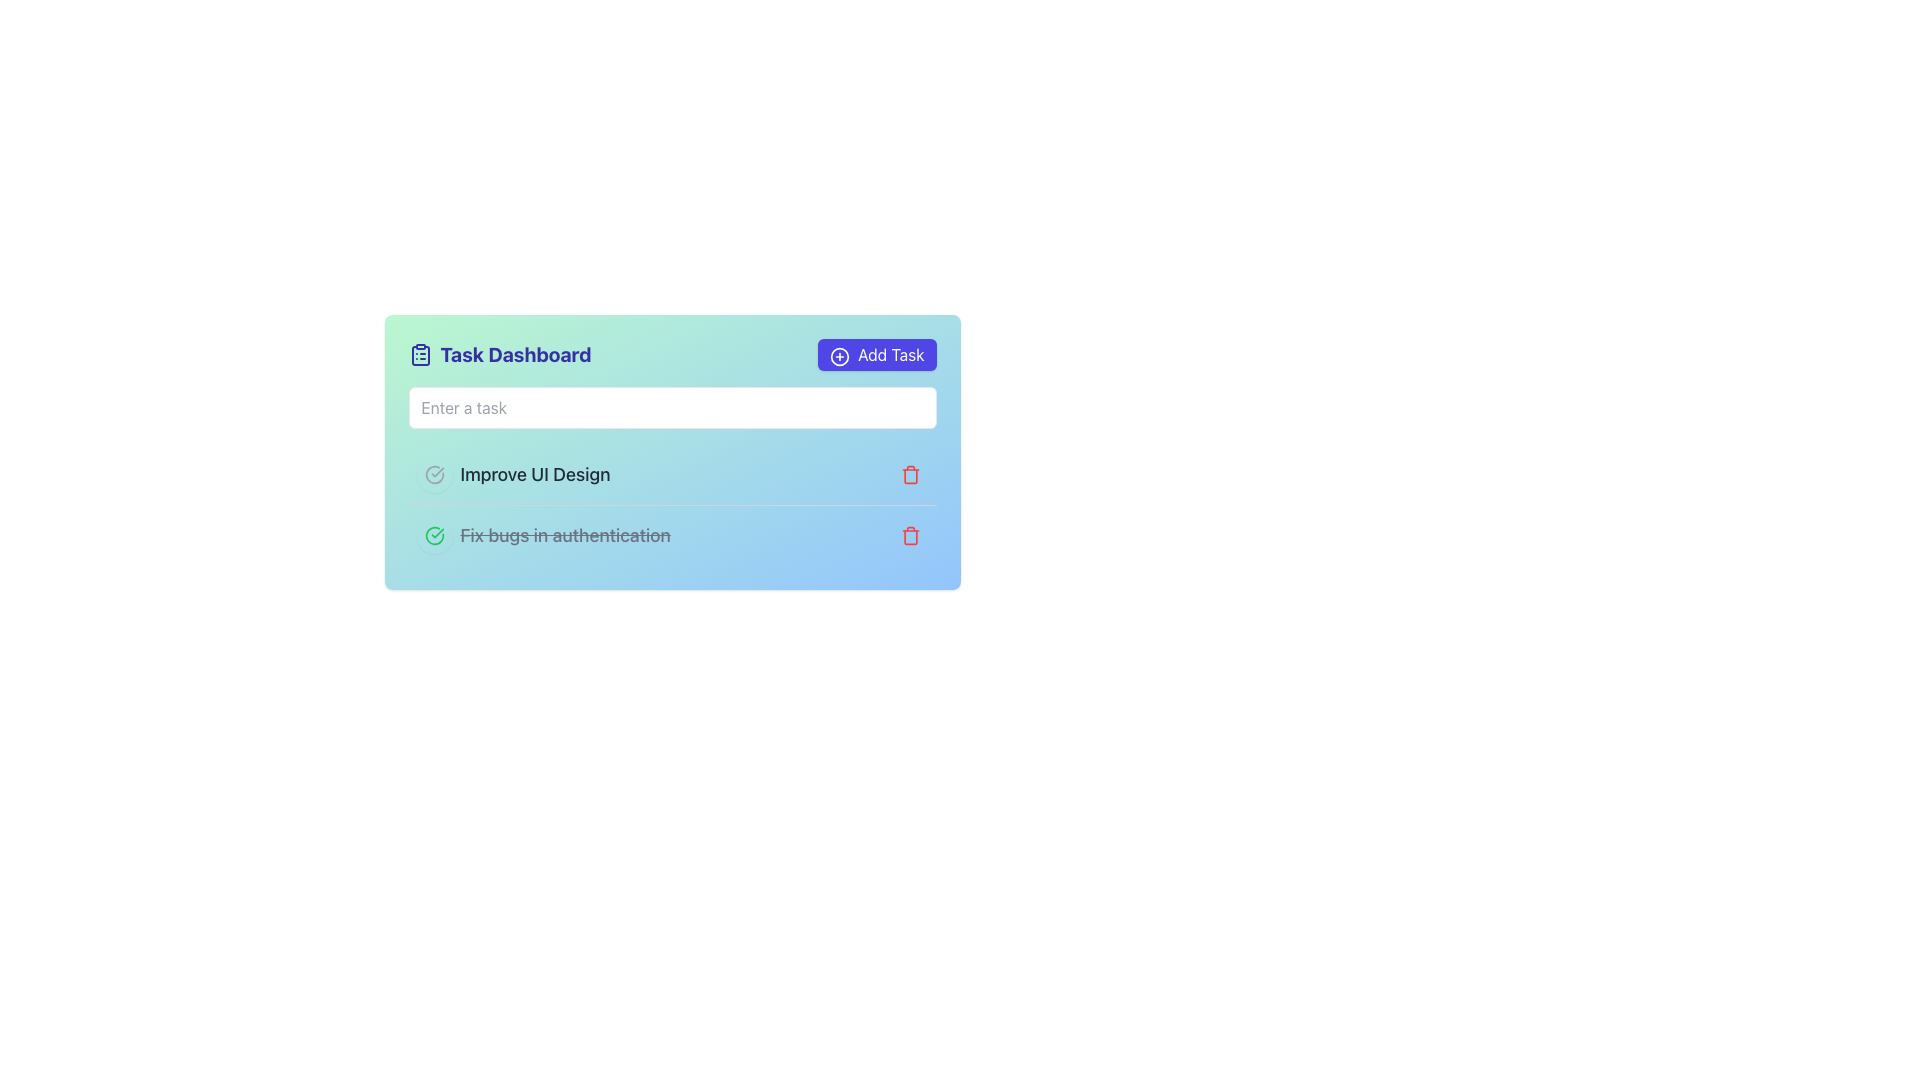  What do you see at coordinates (513, 474) in the screenshot?
I see `the Task item label displaying 'Improve UI Design' in bold, dark gray font, which is the first item in the task list under 'Task Dashboard'` at bounding box center [513, 474].